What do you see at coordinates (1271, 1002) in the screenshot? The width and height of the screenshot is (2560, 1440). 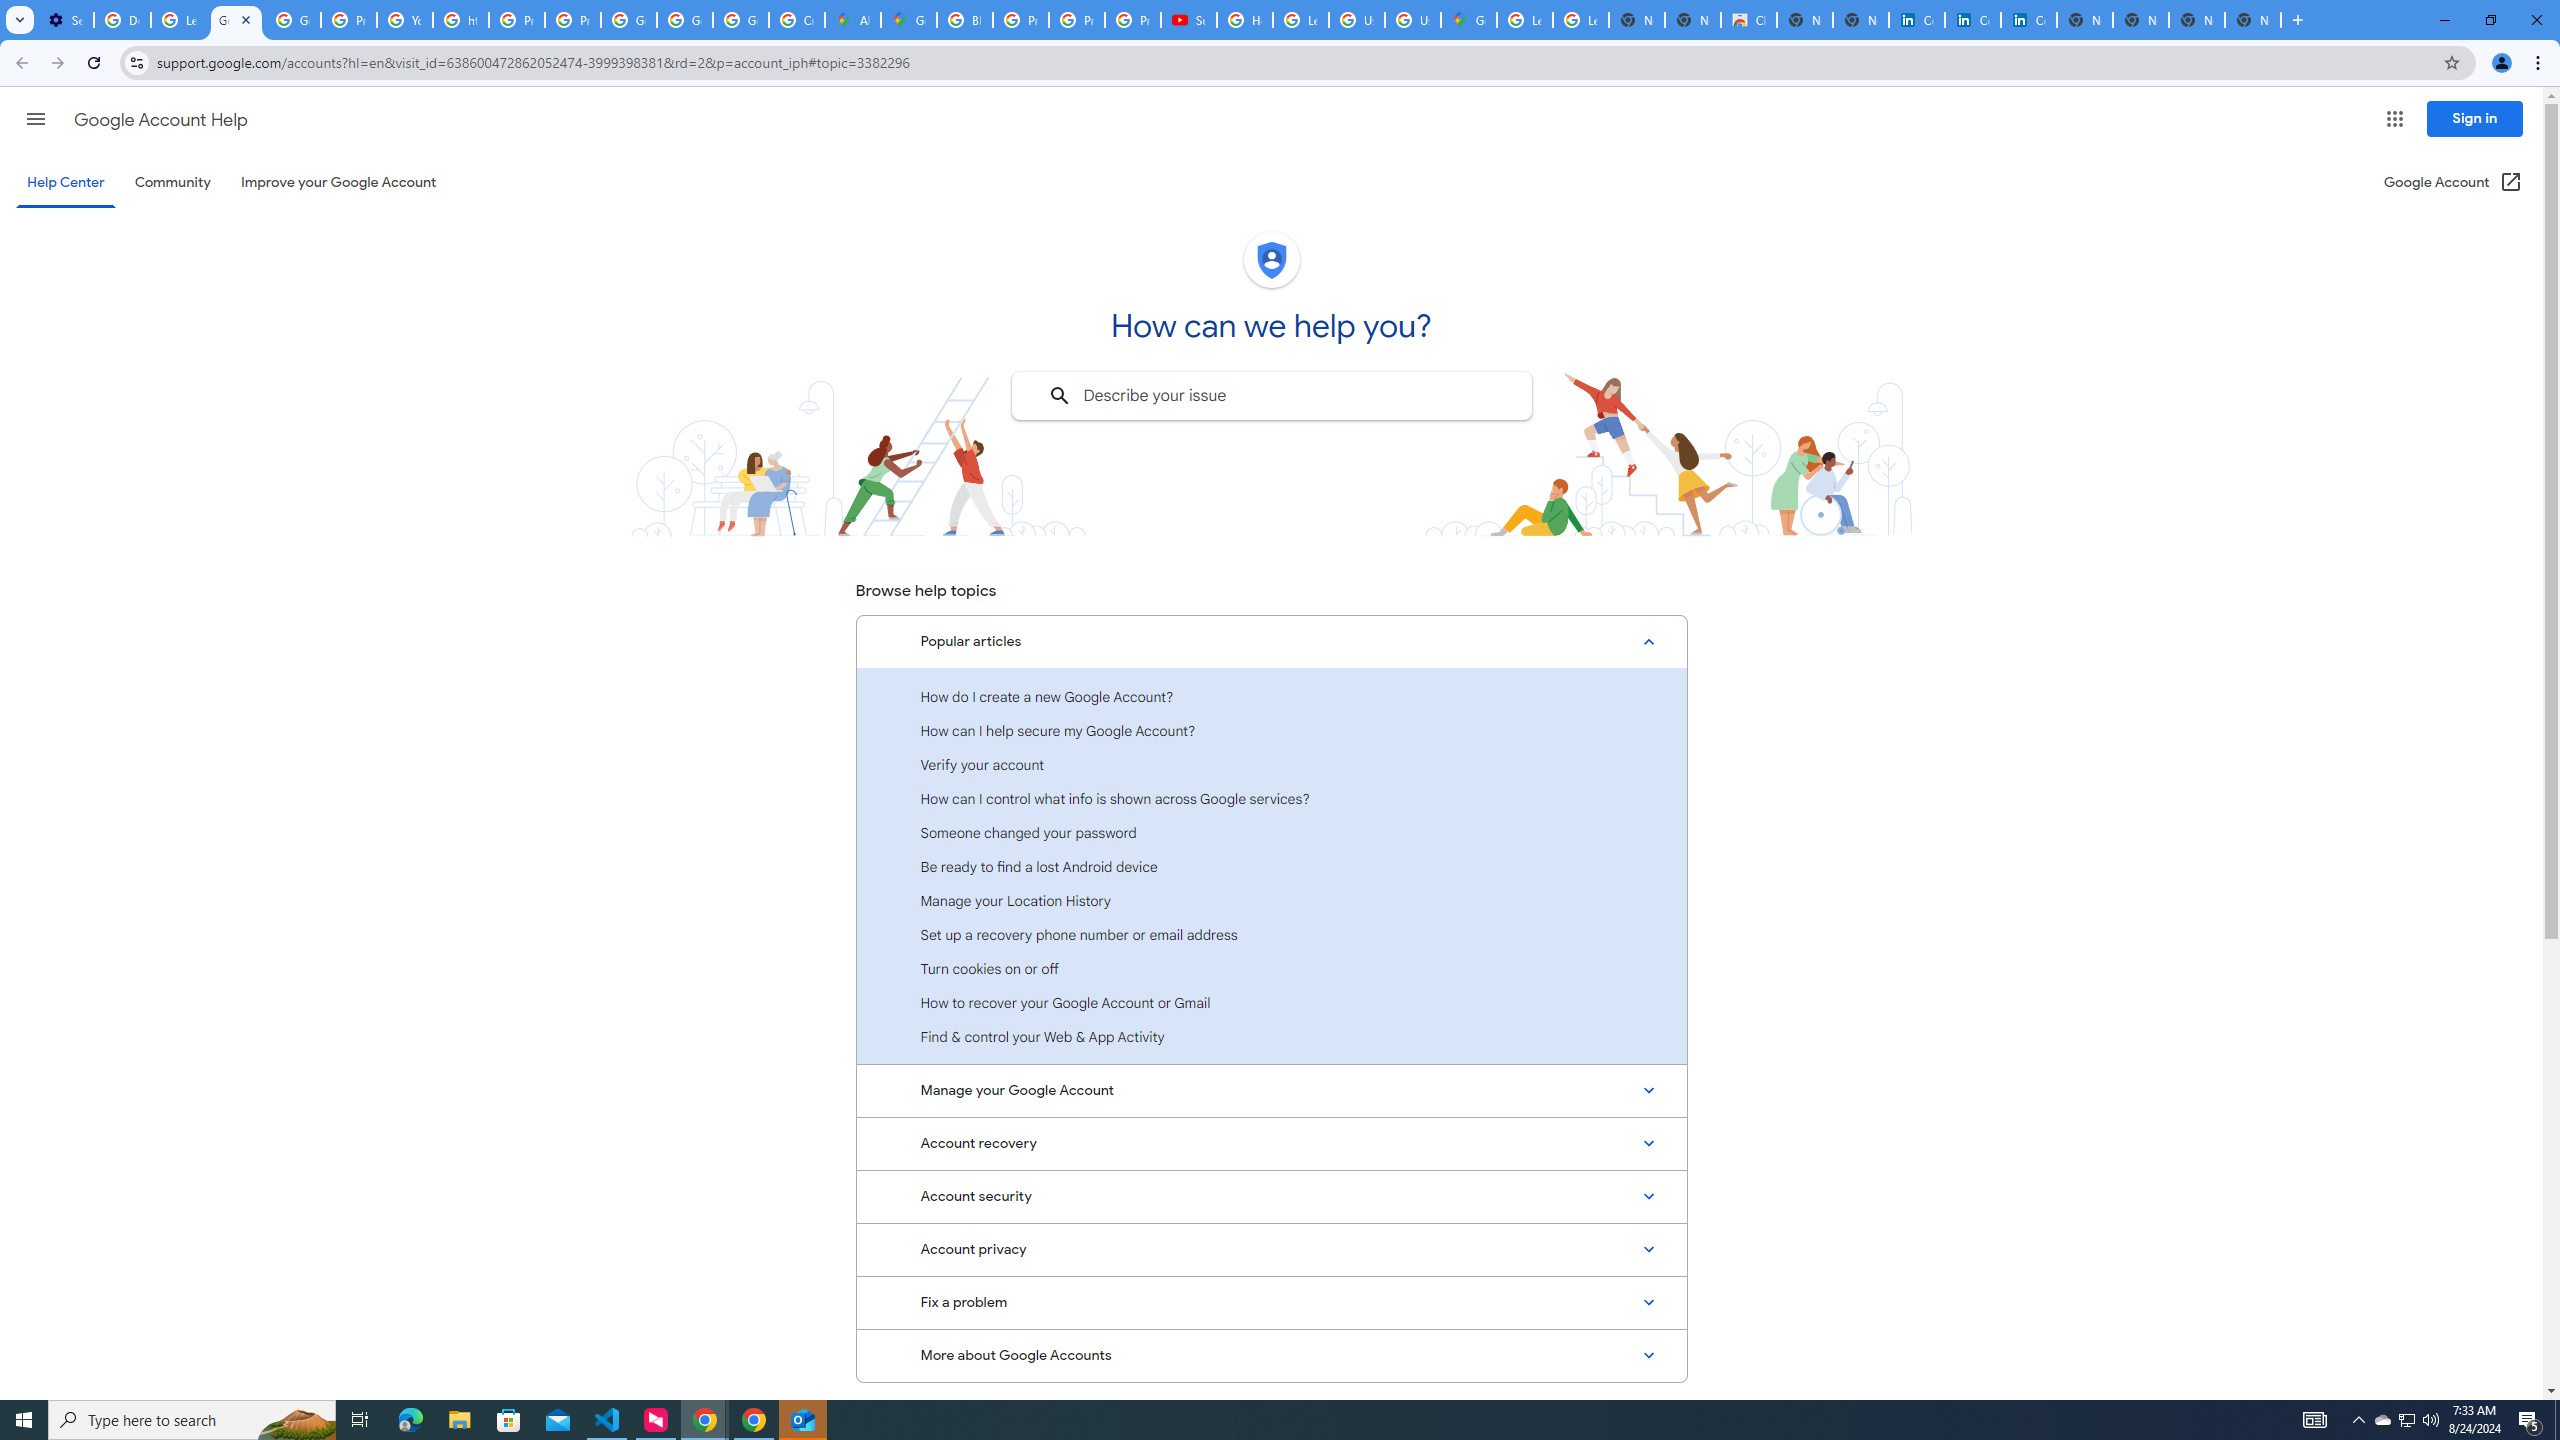 I see `'How to recover your Google Account or Gmail'` at bounding box center [1271, 1002].